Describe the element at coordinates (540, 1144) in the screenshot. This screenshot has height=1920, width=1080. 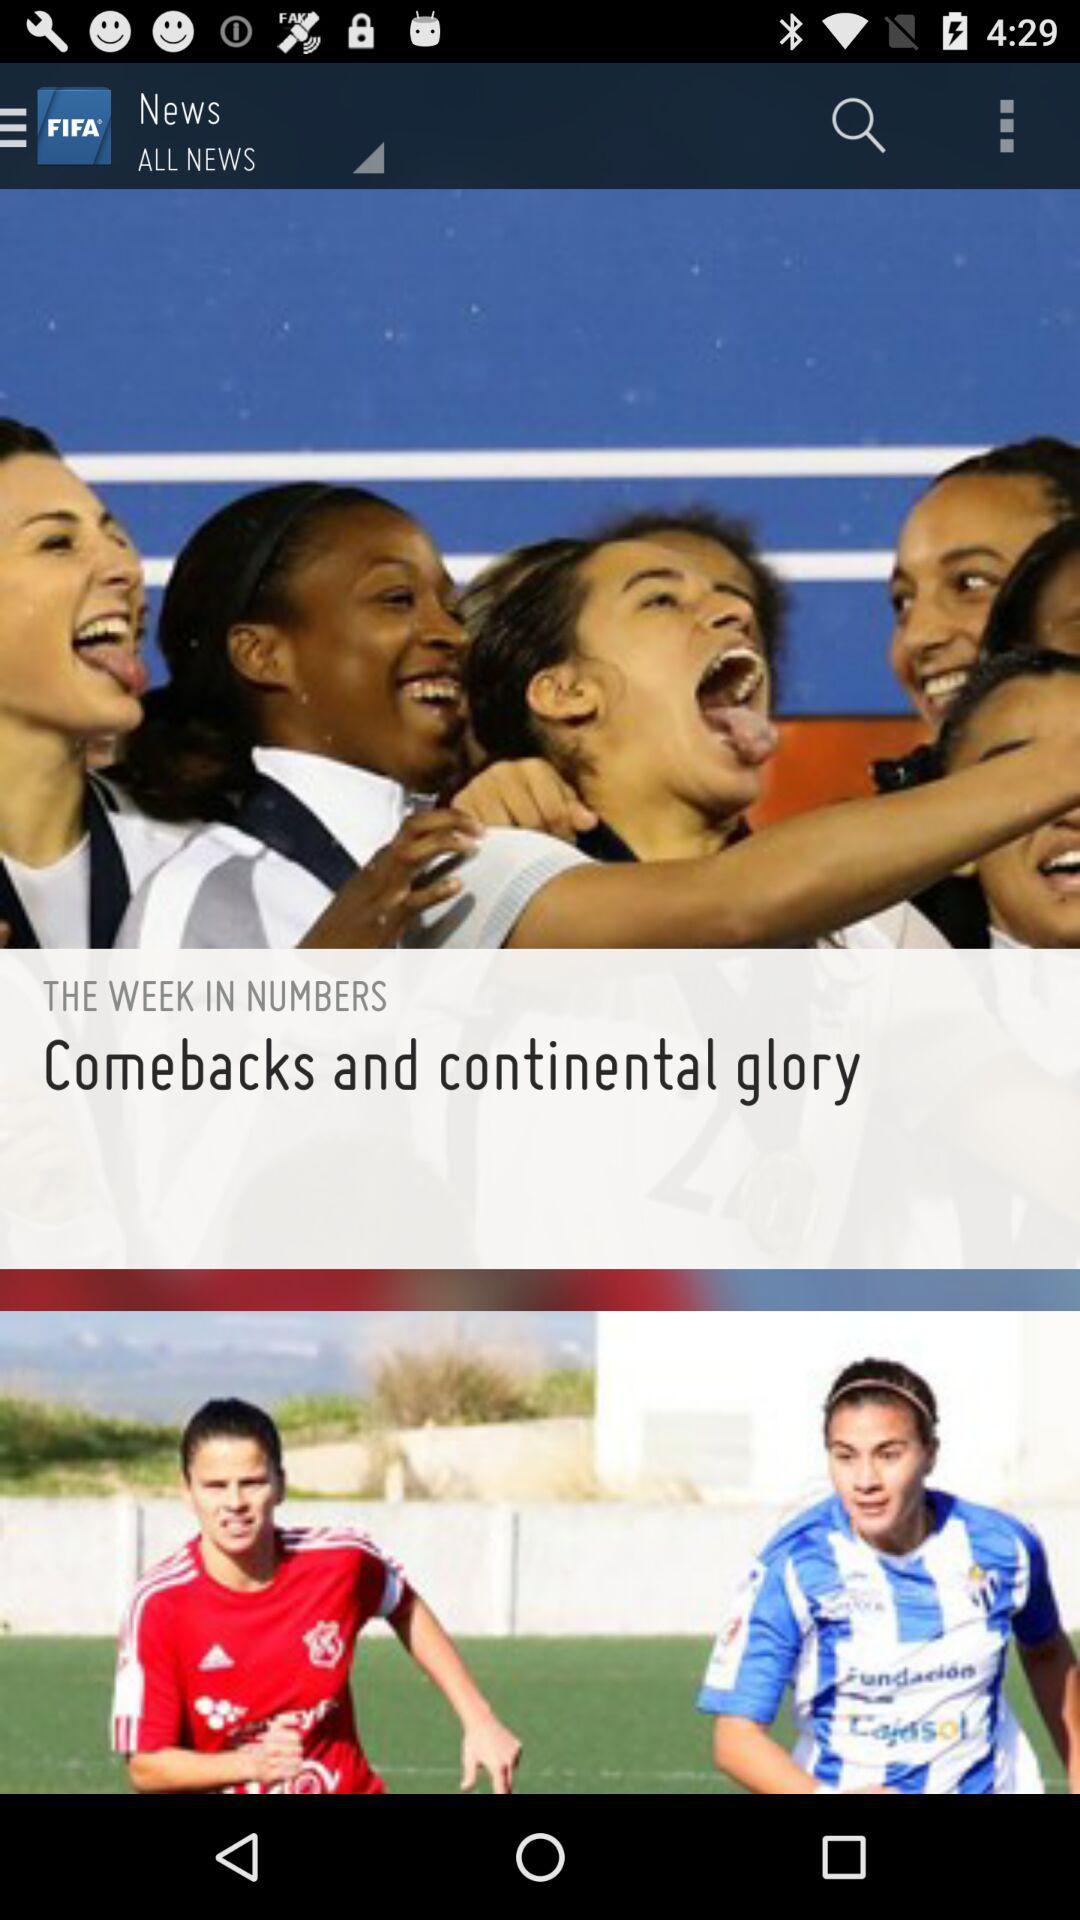
I see `comebacks and continental icon` at that location.